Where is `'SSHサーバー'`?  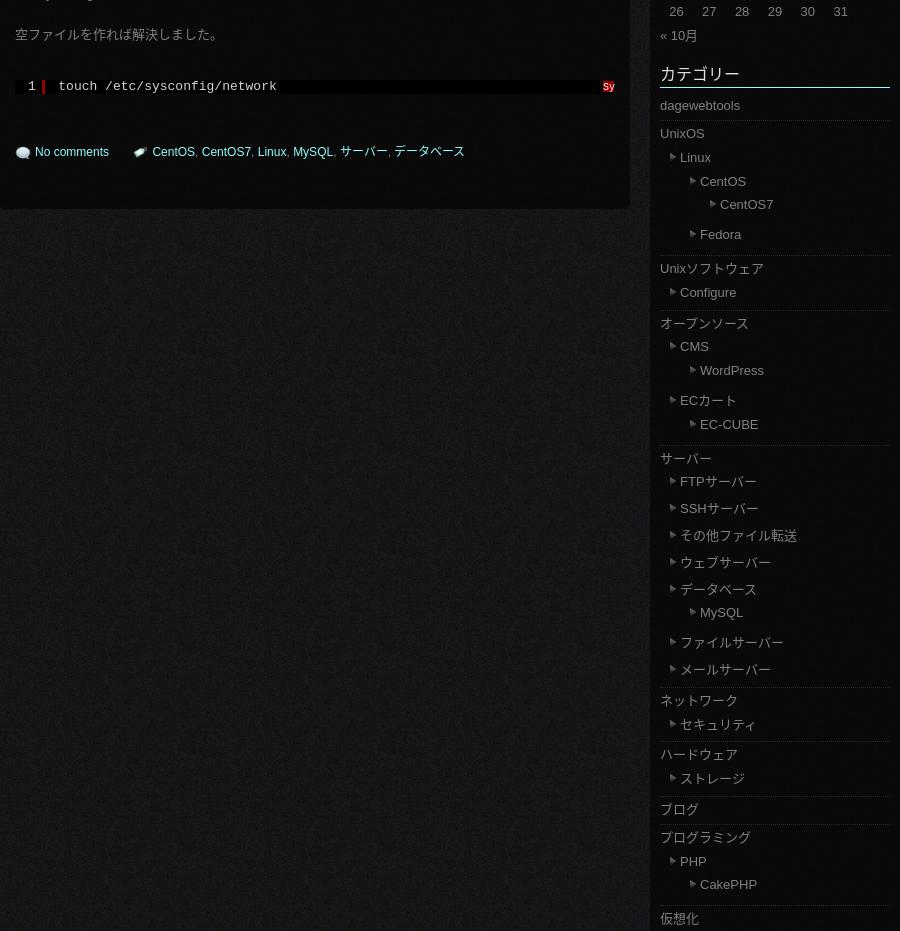 'SSHサーバー' is located at coordinates (718, 508).